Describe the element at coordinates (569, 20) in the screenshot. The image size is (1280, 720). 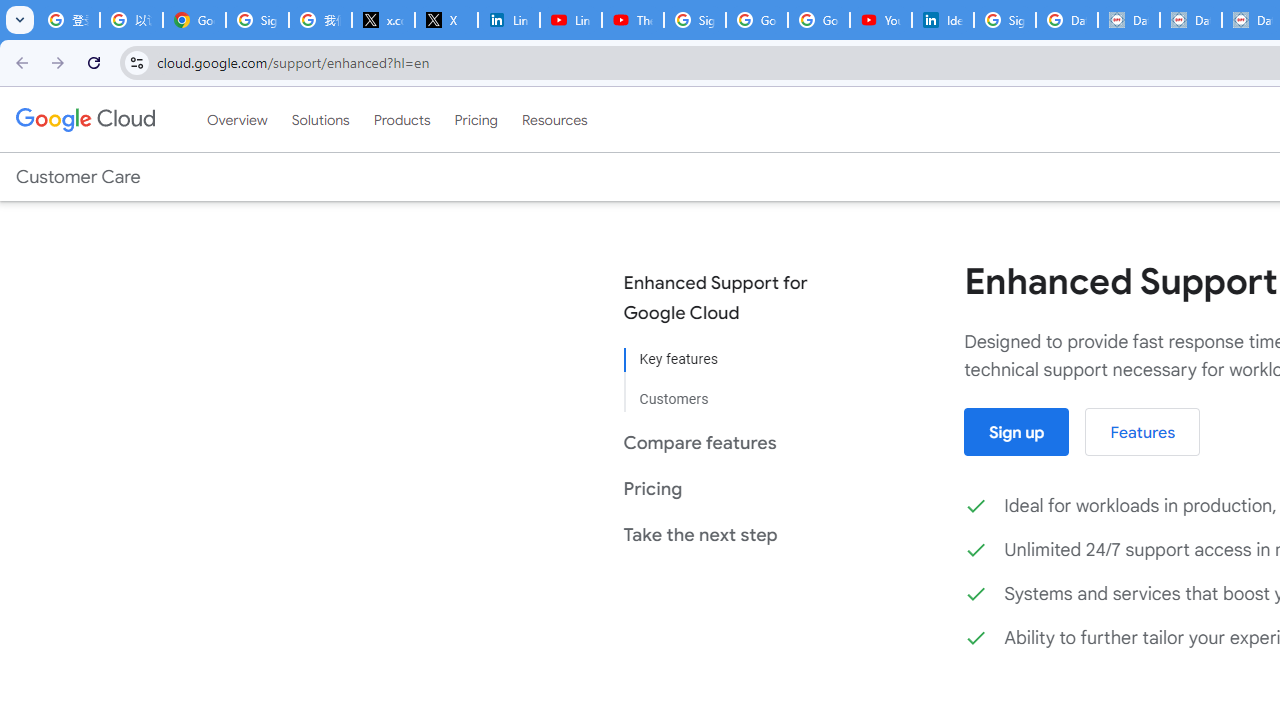
I see `'LinkedIn - YouTube'` at that location.